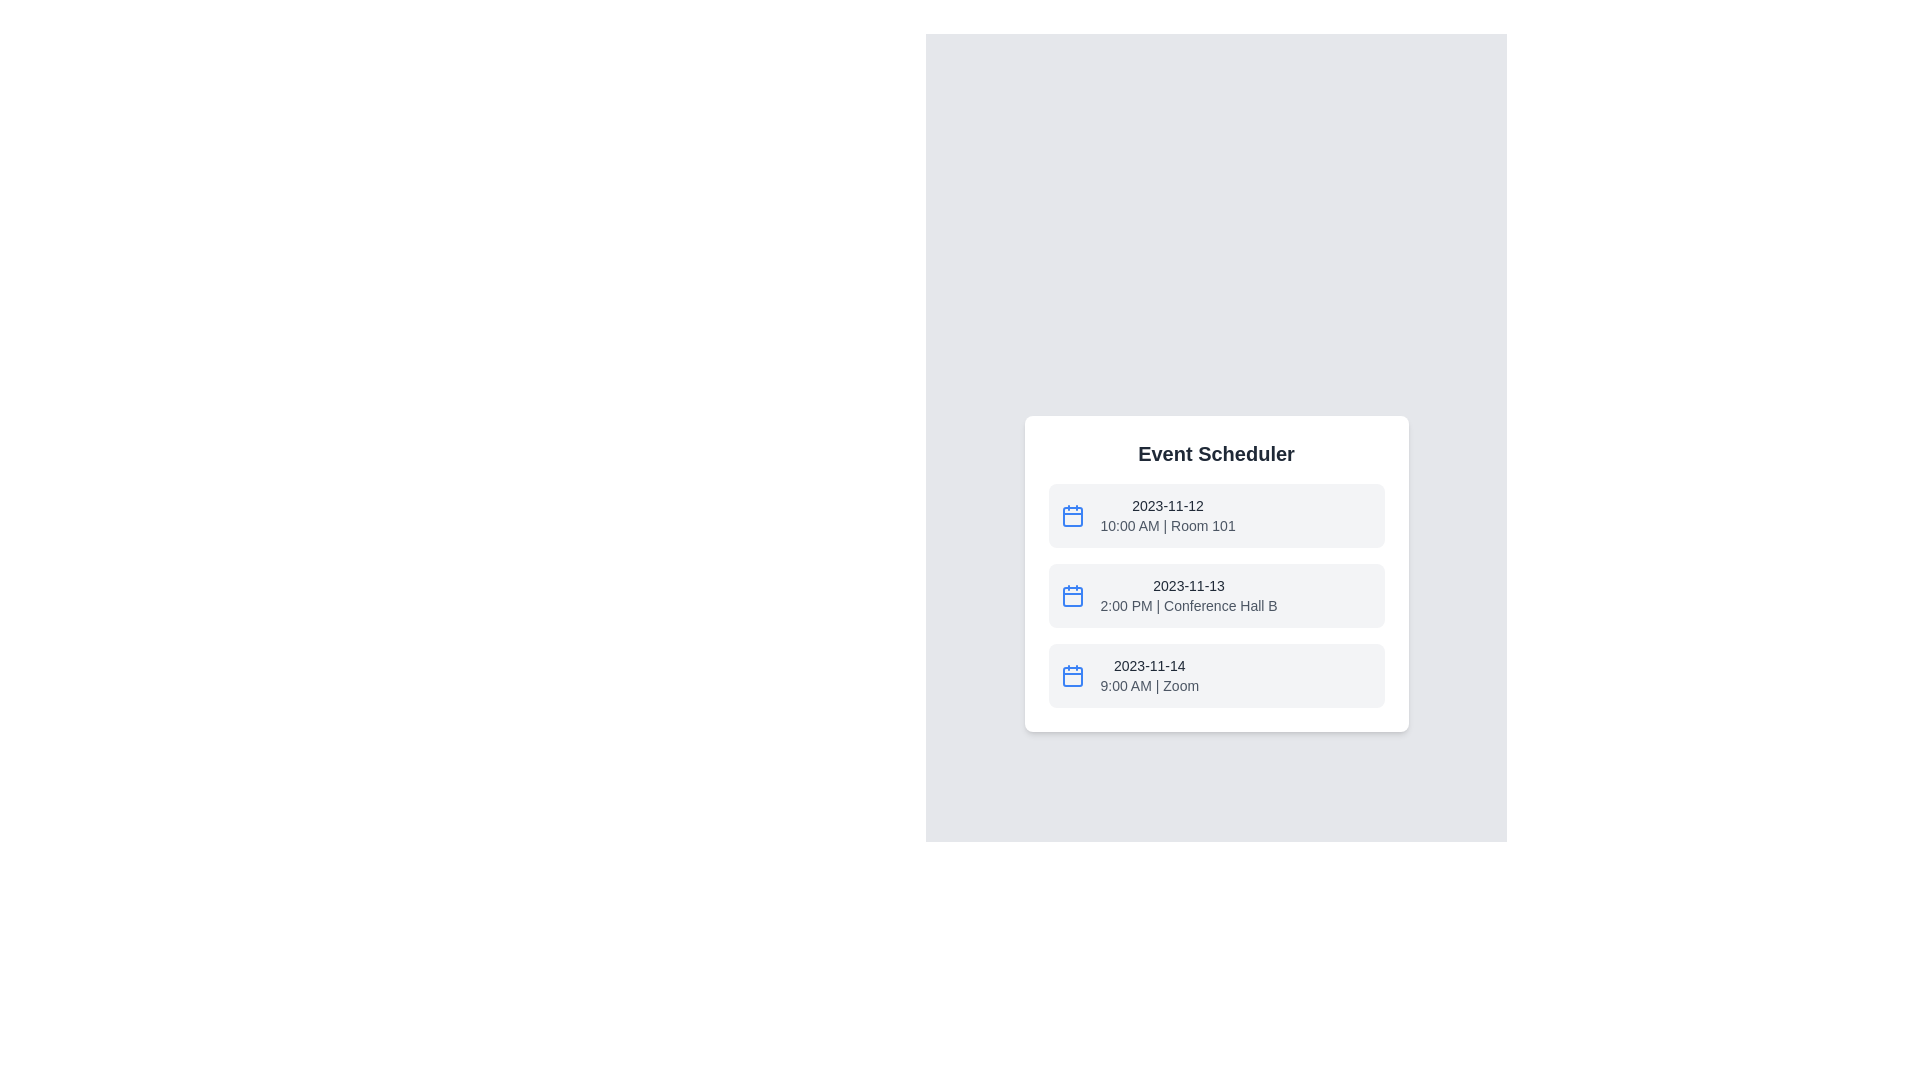 The height and width of the screenshot is (1080, 1920). Describe the element at coordinates (1168, 504) in the screenshot. I see `text content of the date label indicating the event scheduled for '2023-11-12' located in the 'Event Scheduler' section, positioned to the right of the calendar icon` at that location.